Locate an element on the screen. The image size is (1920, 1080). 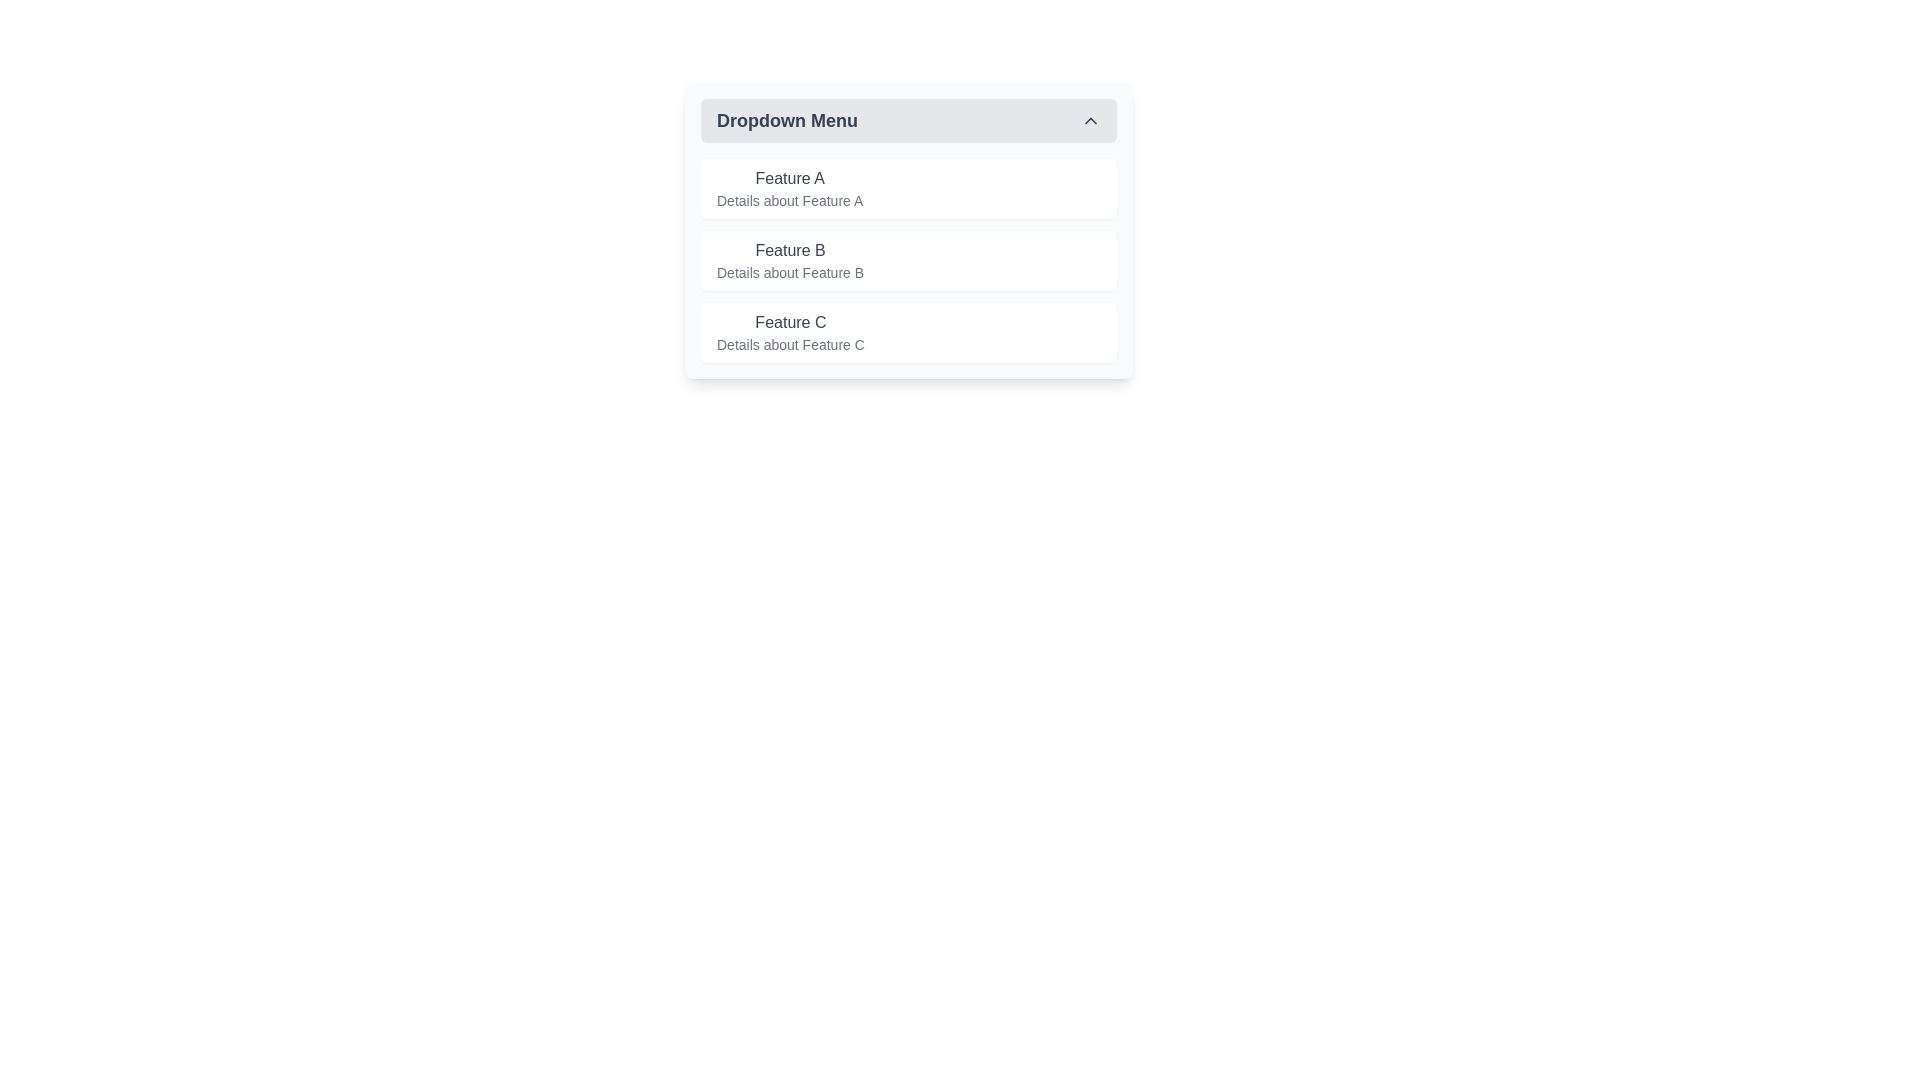
the text label displaying 'Feature C' in a dropdown menu, which is styled in dark gray or black and positioned above the details about the feature is located at coordinates (789, 322).